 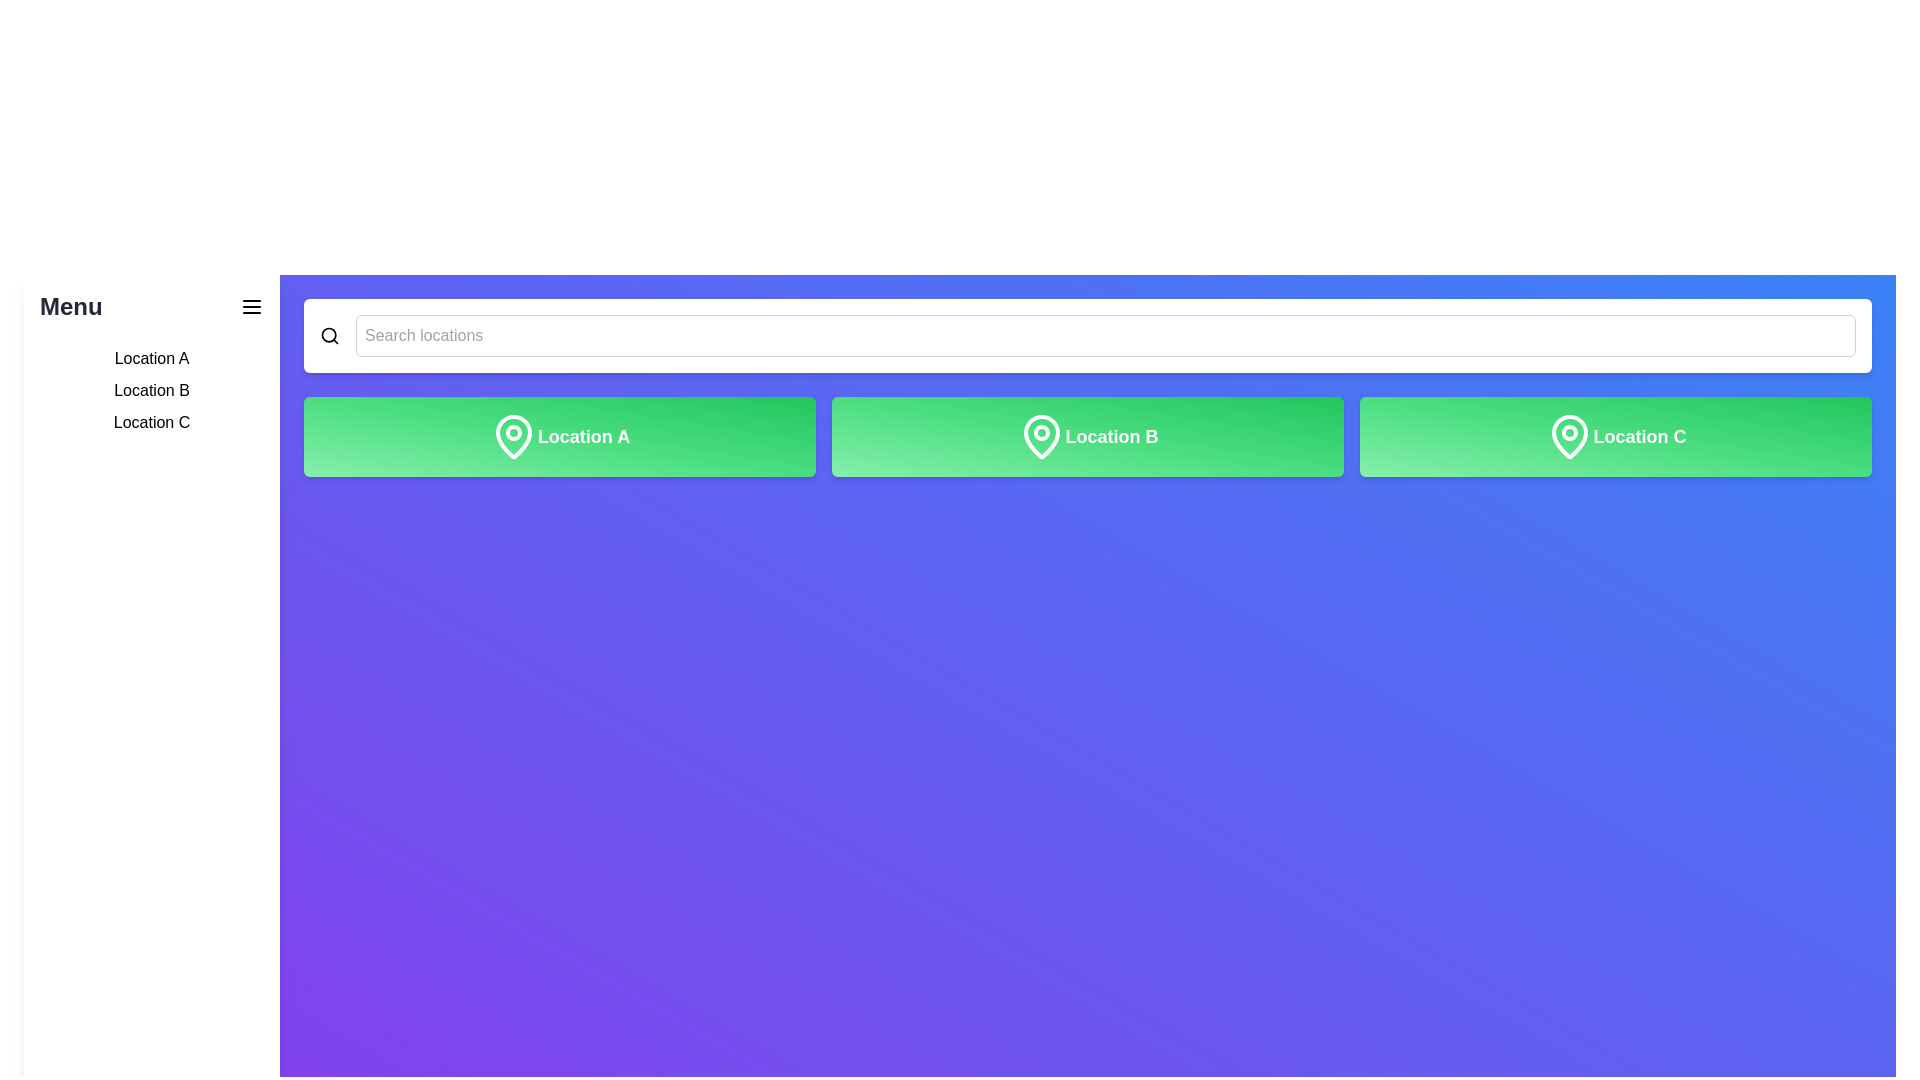 What do you see at coordinates (71, 307) in the screenshot?
I see `the static text label displaying 'Menu' in bold, large dark gray font located in the upper left panel of the interface` at bounding box center [71, 307].